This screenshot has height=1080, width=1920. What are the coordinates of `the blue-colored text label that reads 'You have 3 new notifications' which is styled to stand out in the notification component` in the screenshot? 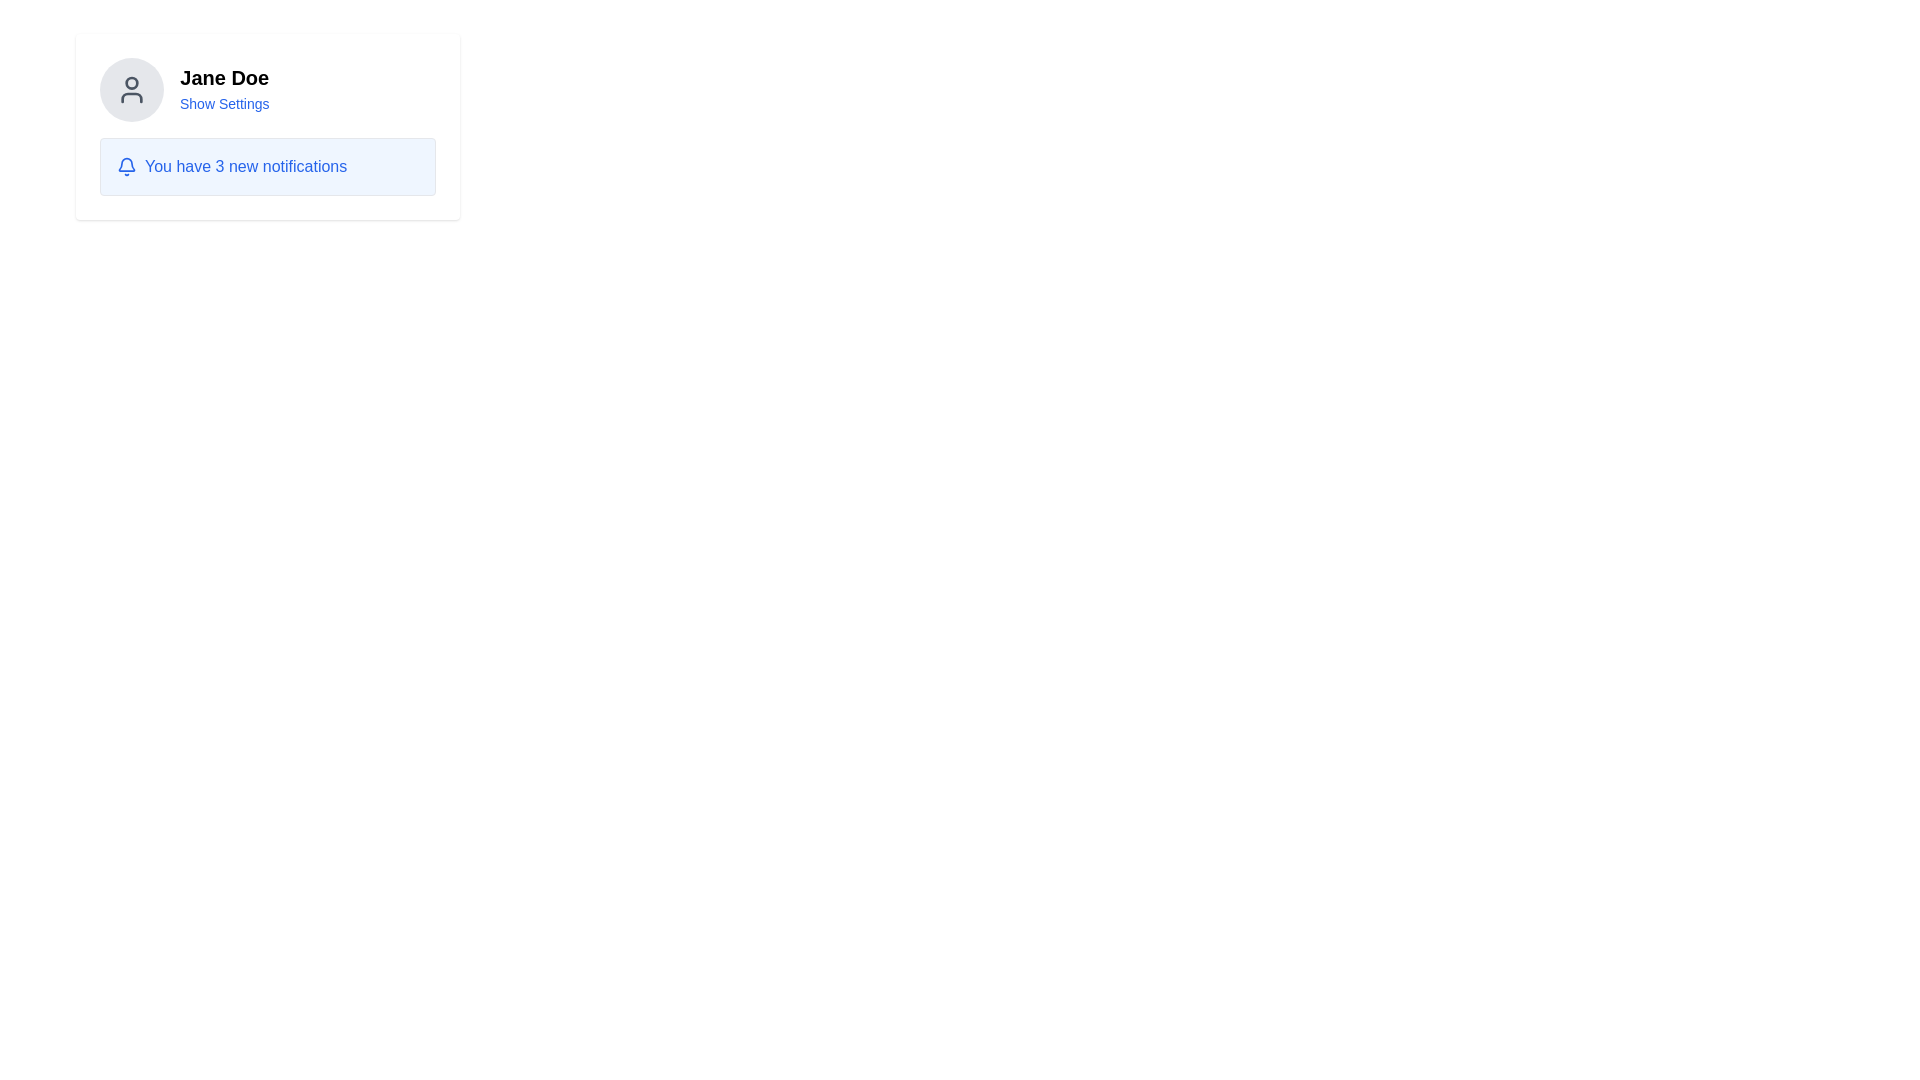 It's located at (245, 165).